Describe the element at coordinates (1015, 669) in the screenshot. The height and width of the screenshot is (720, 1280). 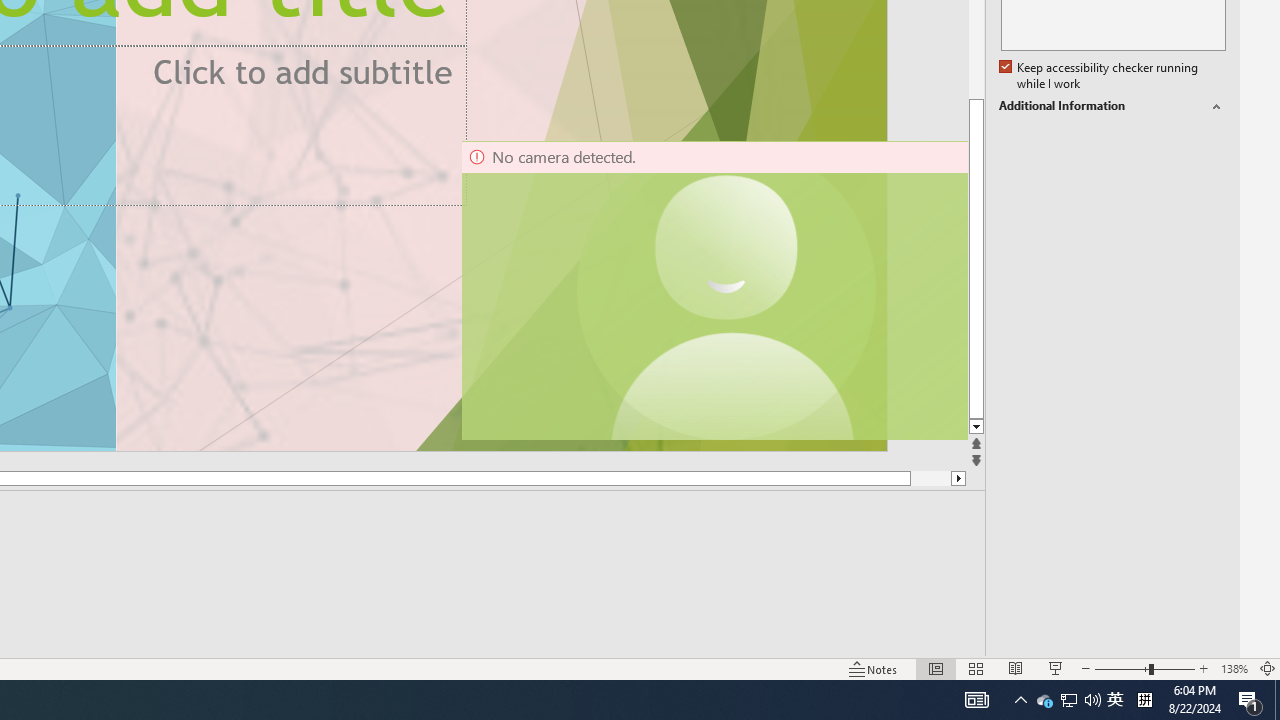
I see `'Reading View'` at that location.